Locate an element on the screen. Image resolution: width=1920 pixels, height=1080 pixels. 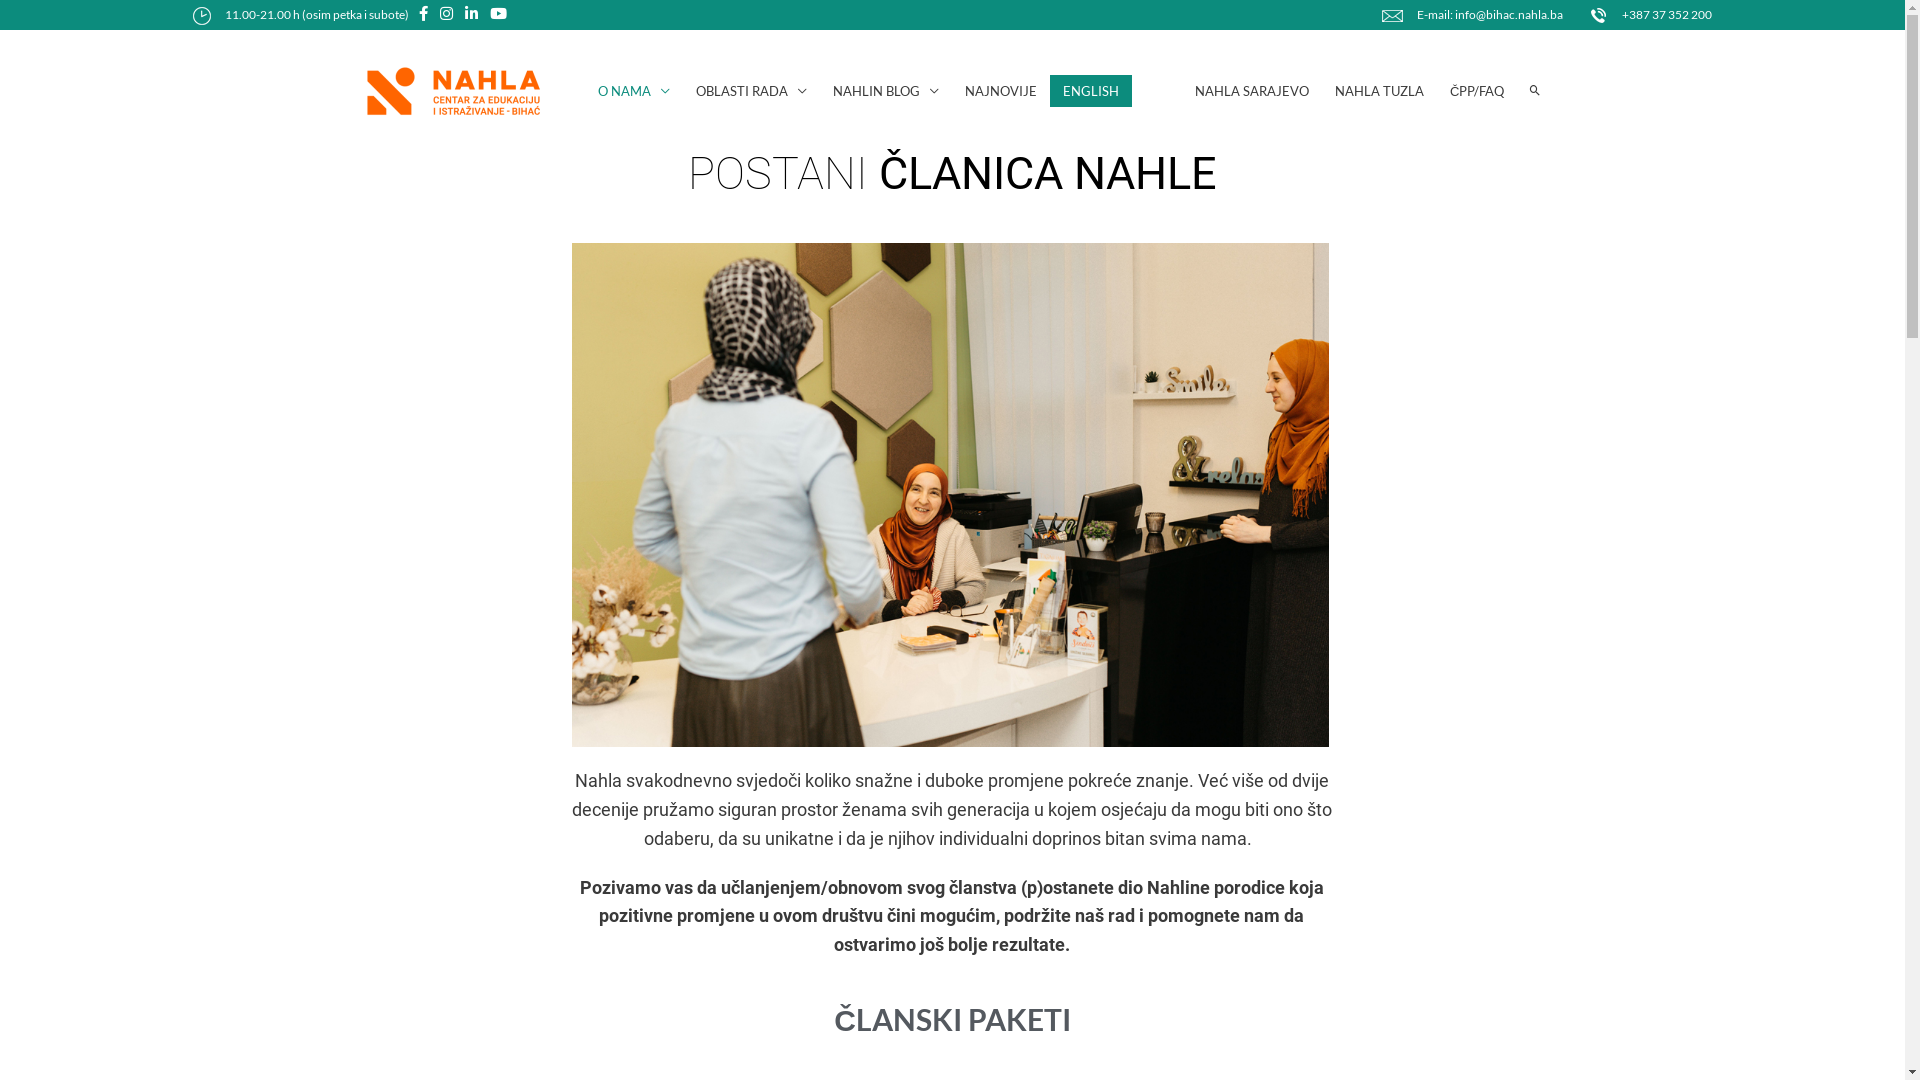
'O NAMA' is located at coordinates (632, 91).